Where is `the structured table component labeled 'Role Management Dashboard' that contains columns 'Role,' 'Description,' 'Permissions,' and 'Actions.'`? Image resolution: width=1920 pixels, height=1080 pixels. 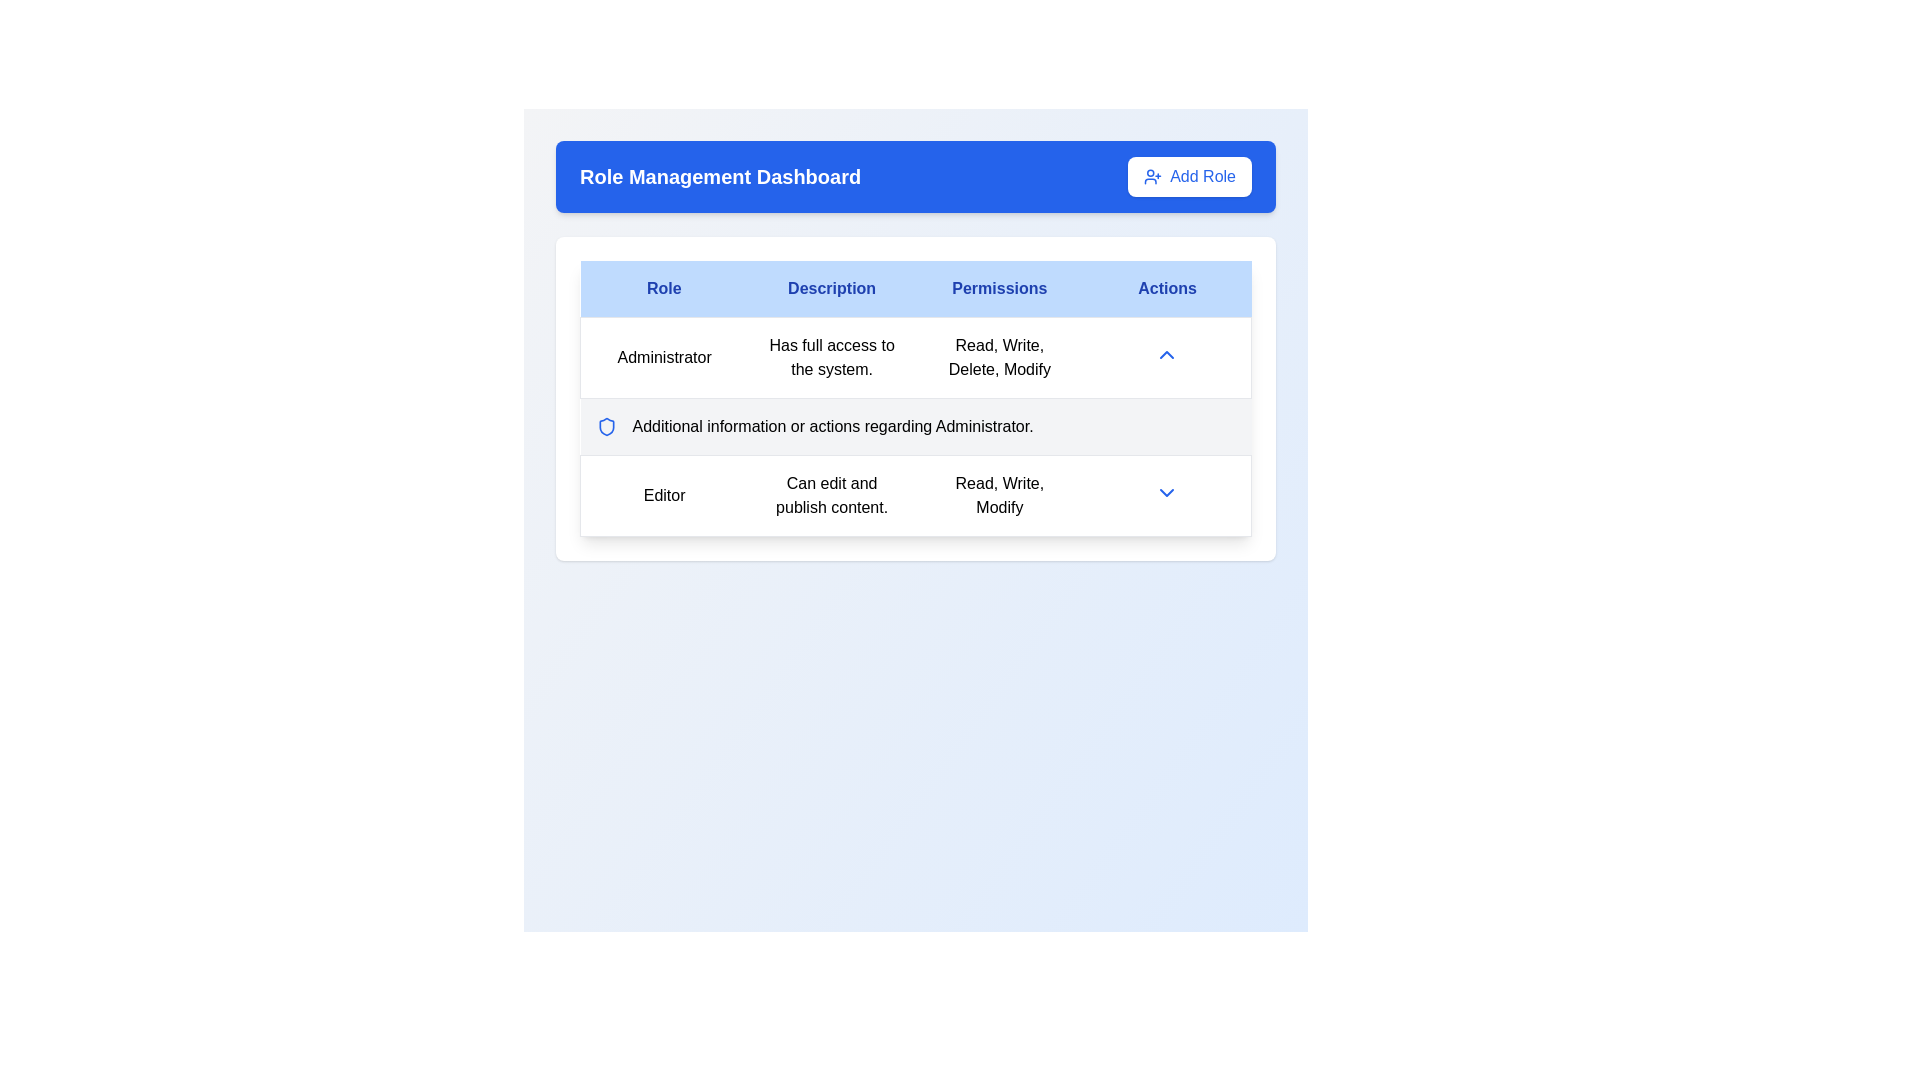
the structured table component labeled 'Role Management Dashboard' that contains columns 'Role,' 'Description,' 'Permissions,' and 'Actions.' is located at coordinates (915, 398).